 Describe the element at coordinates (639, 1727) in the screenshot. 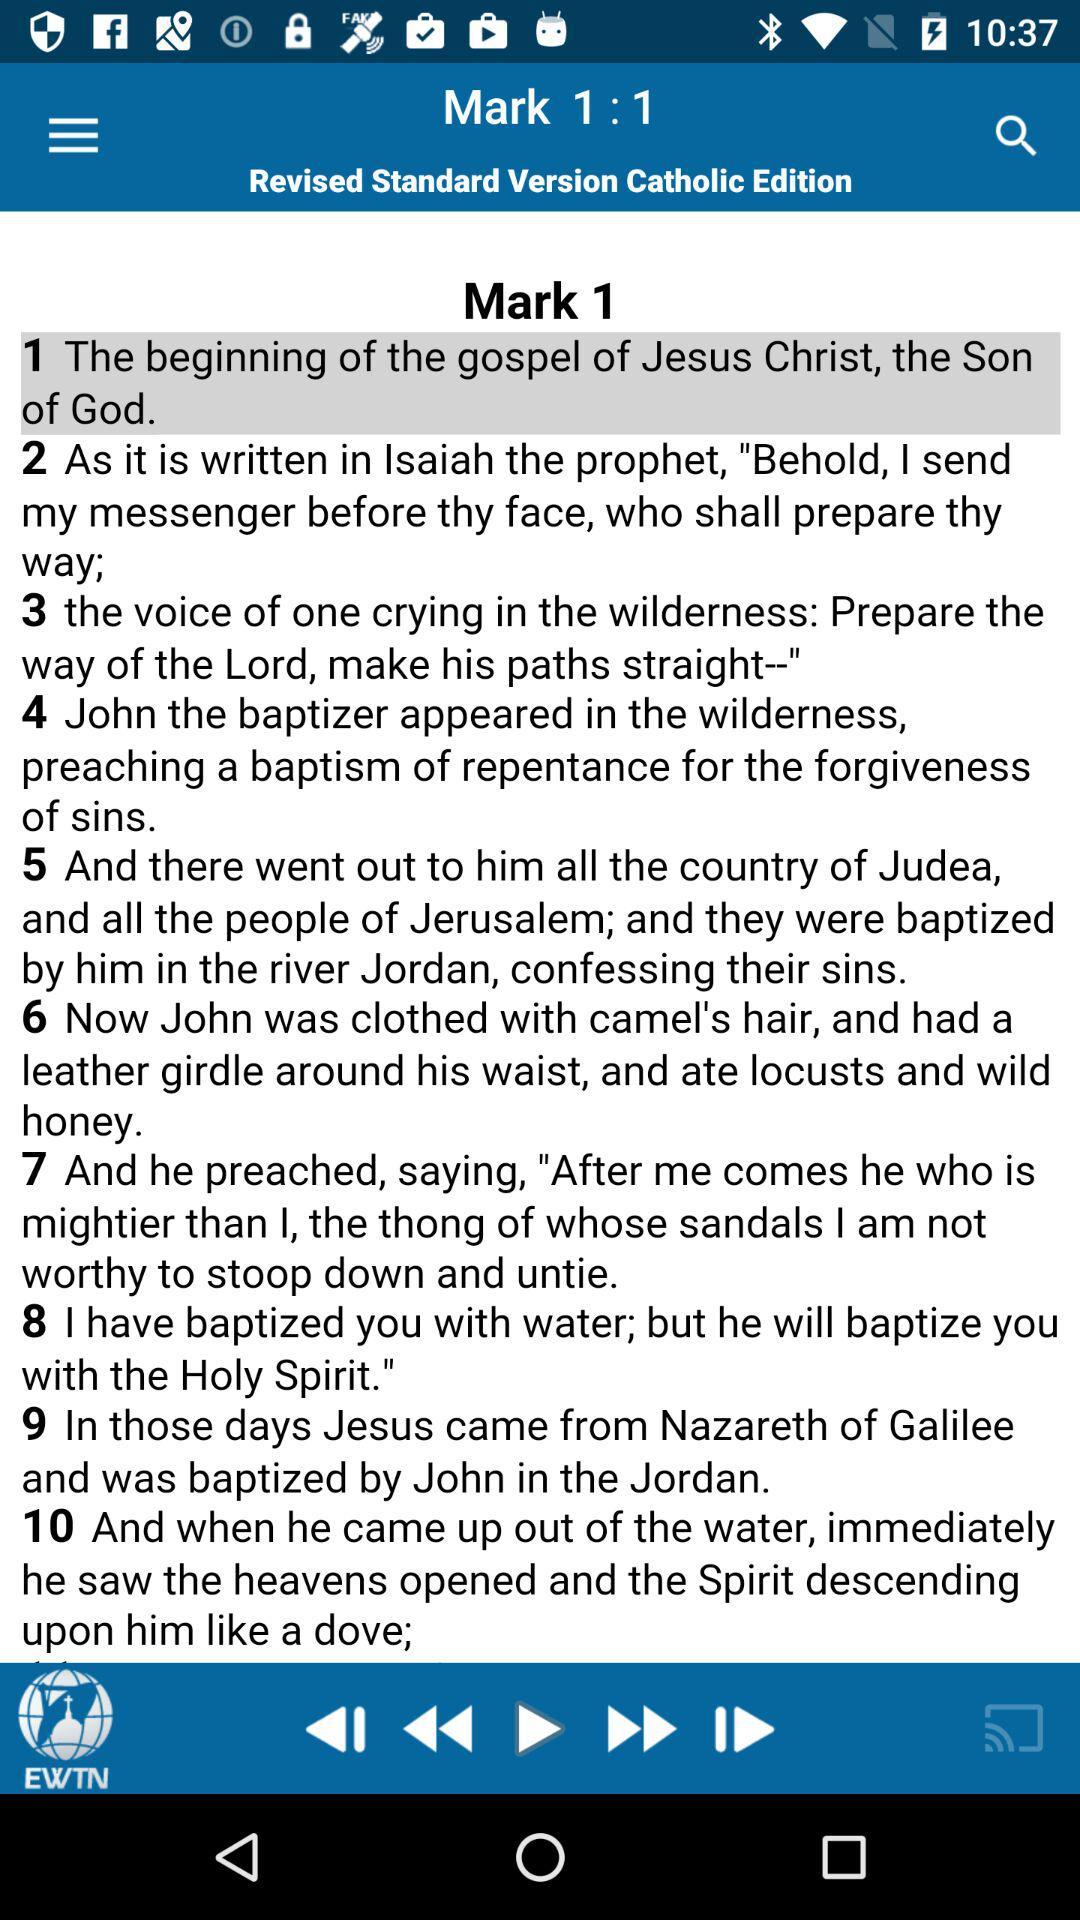

I see `the av_forward icon` at that location.